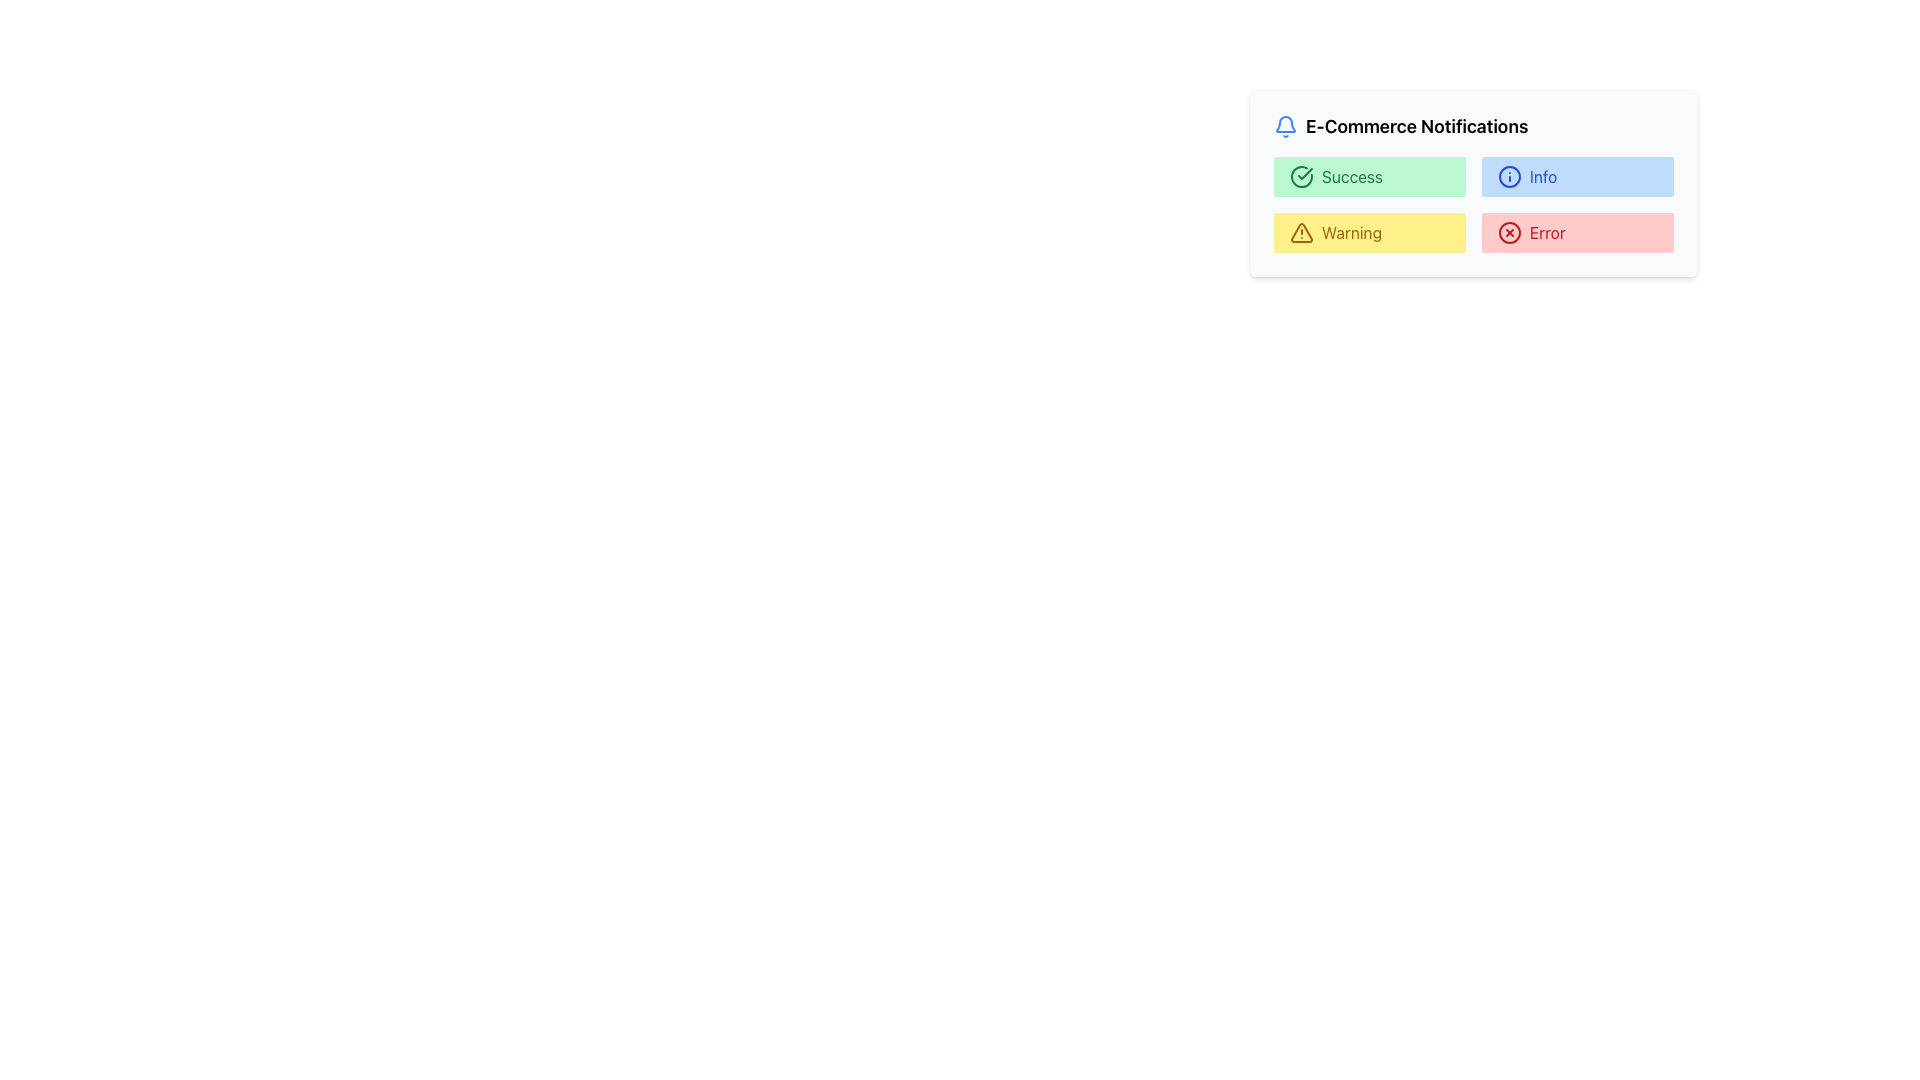  Describe the element at coordinates (1510, 176) in the screenshot. I see `the graphical representation of the circular 'info' icon located at the start of the 'Info' button with a light blue background` at that location.